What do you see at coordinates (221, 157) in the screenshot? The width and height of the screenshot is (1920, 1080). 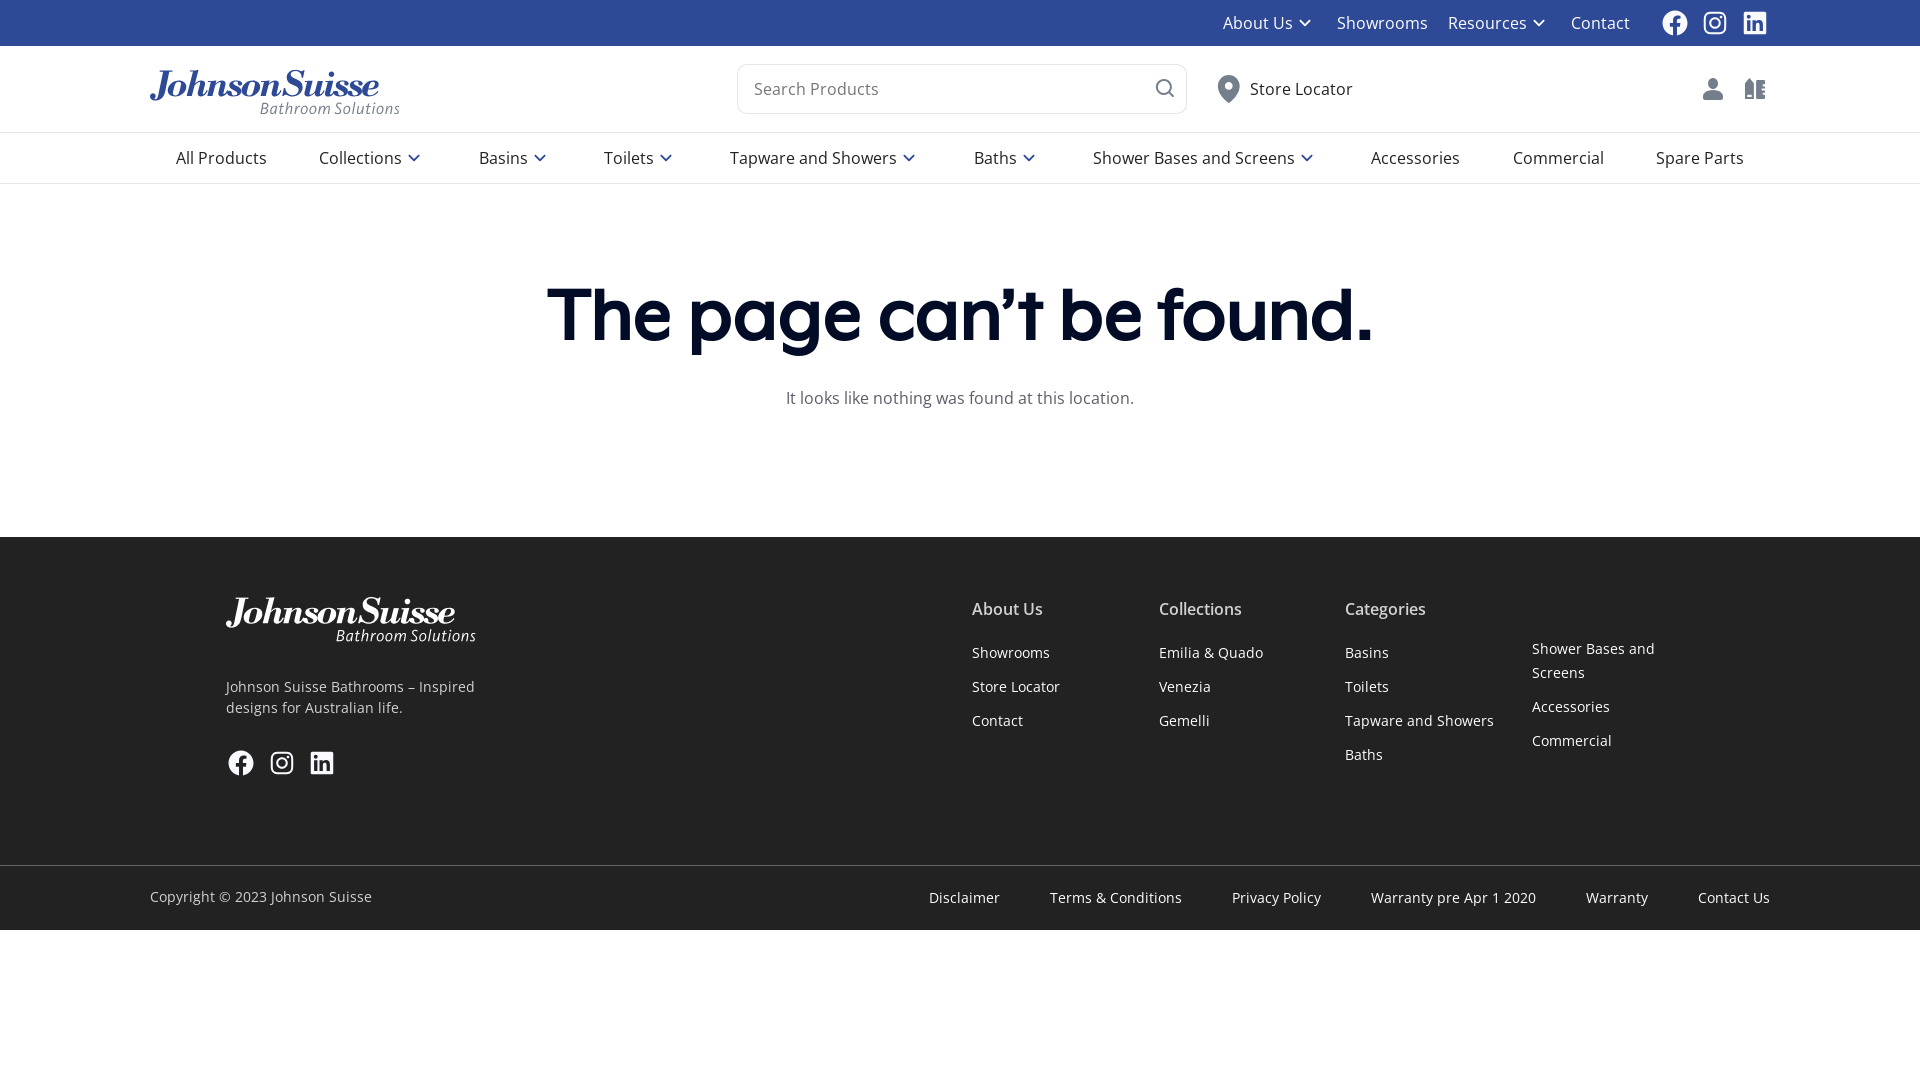 I see `'All Products'` at bounding box center [221, 157].